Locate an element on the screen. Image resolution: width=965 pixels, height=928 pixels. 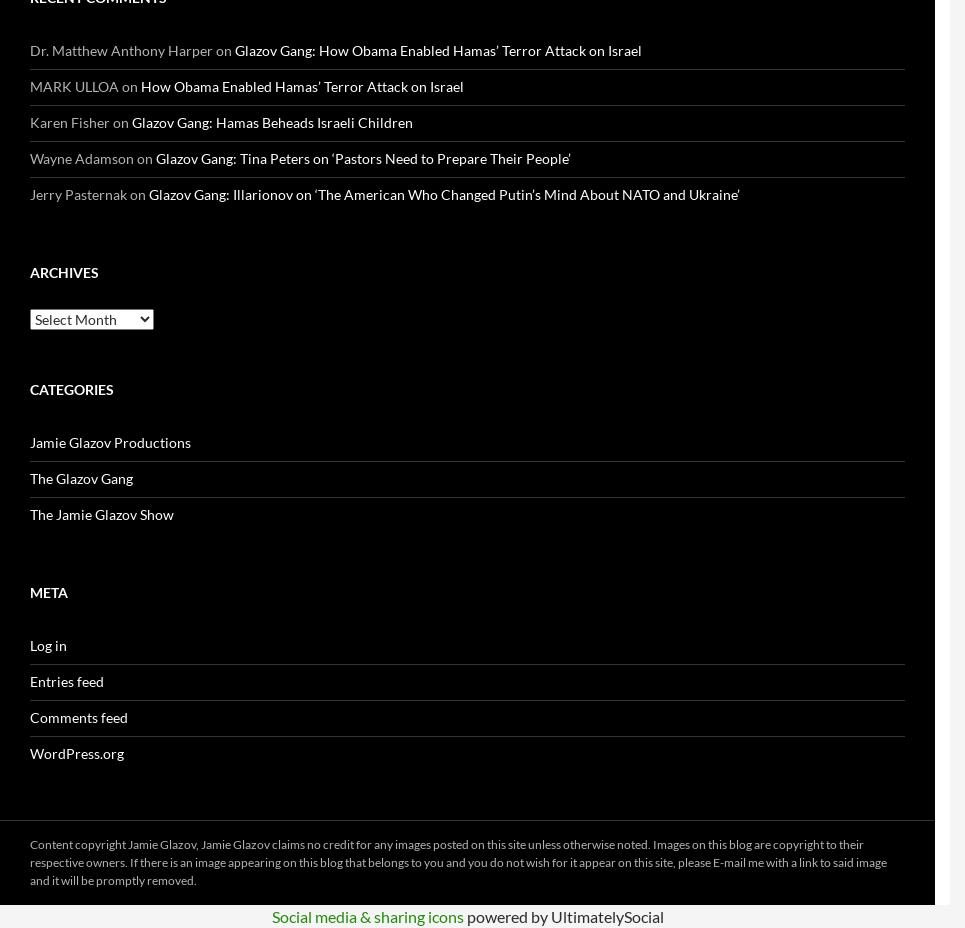
'Glazov Gang: Illarionov on ‘The American Who Changed Putin’s Mind About NATO and Ukraine’' is located at coordinates (444, 194).